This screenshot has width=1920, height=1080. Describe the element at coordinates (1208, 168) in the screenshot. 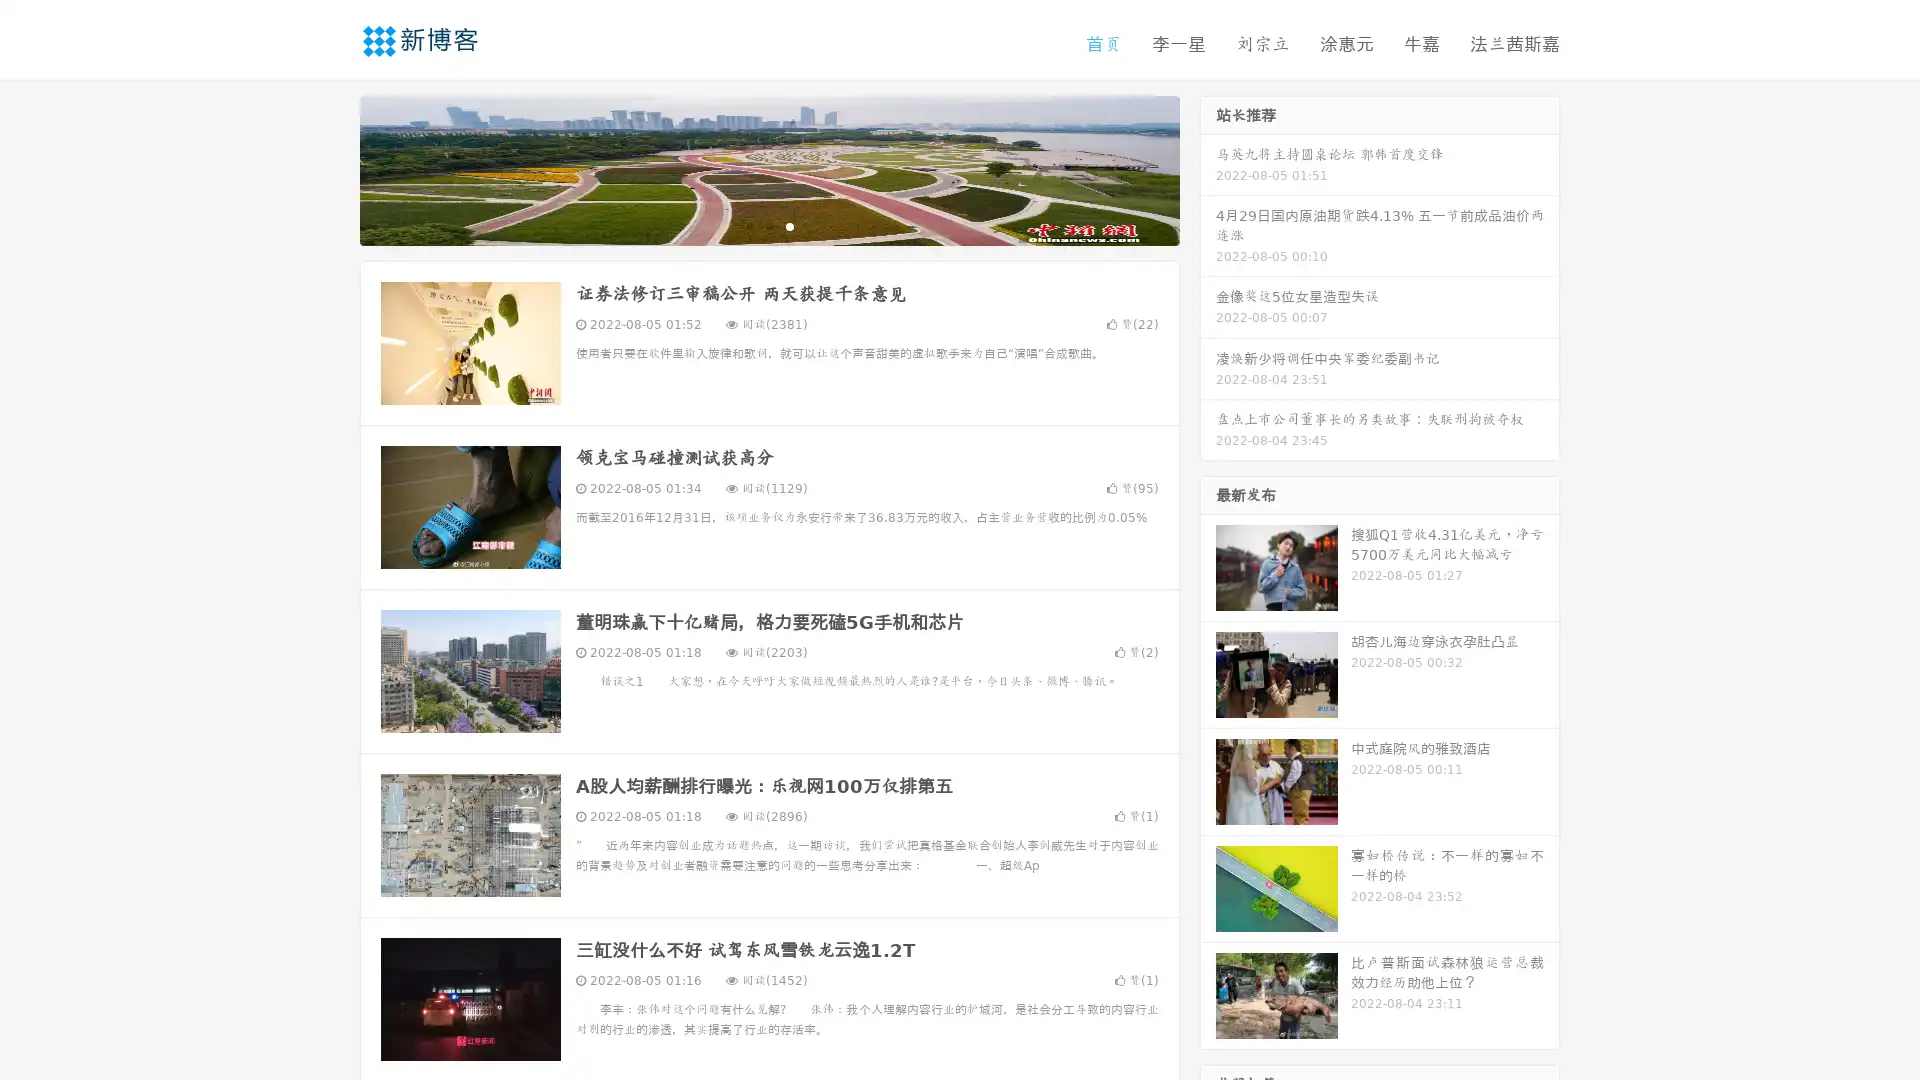

I see `Next slide` at that location.